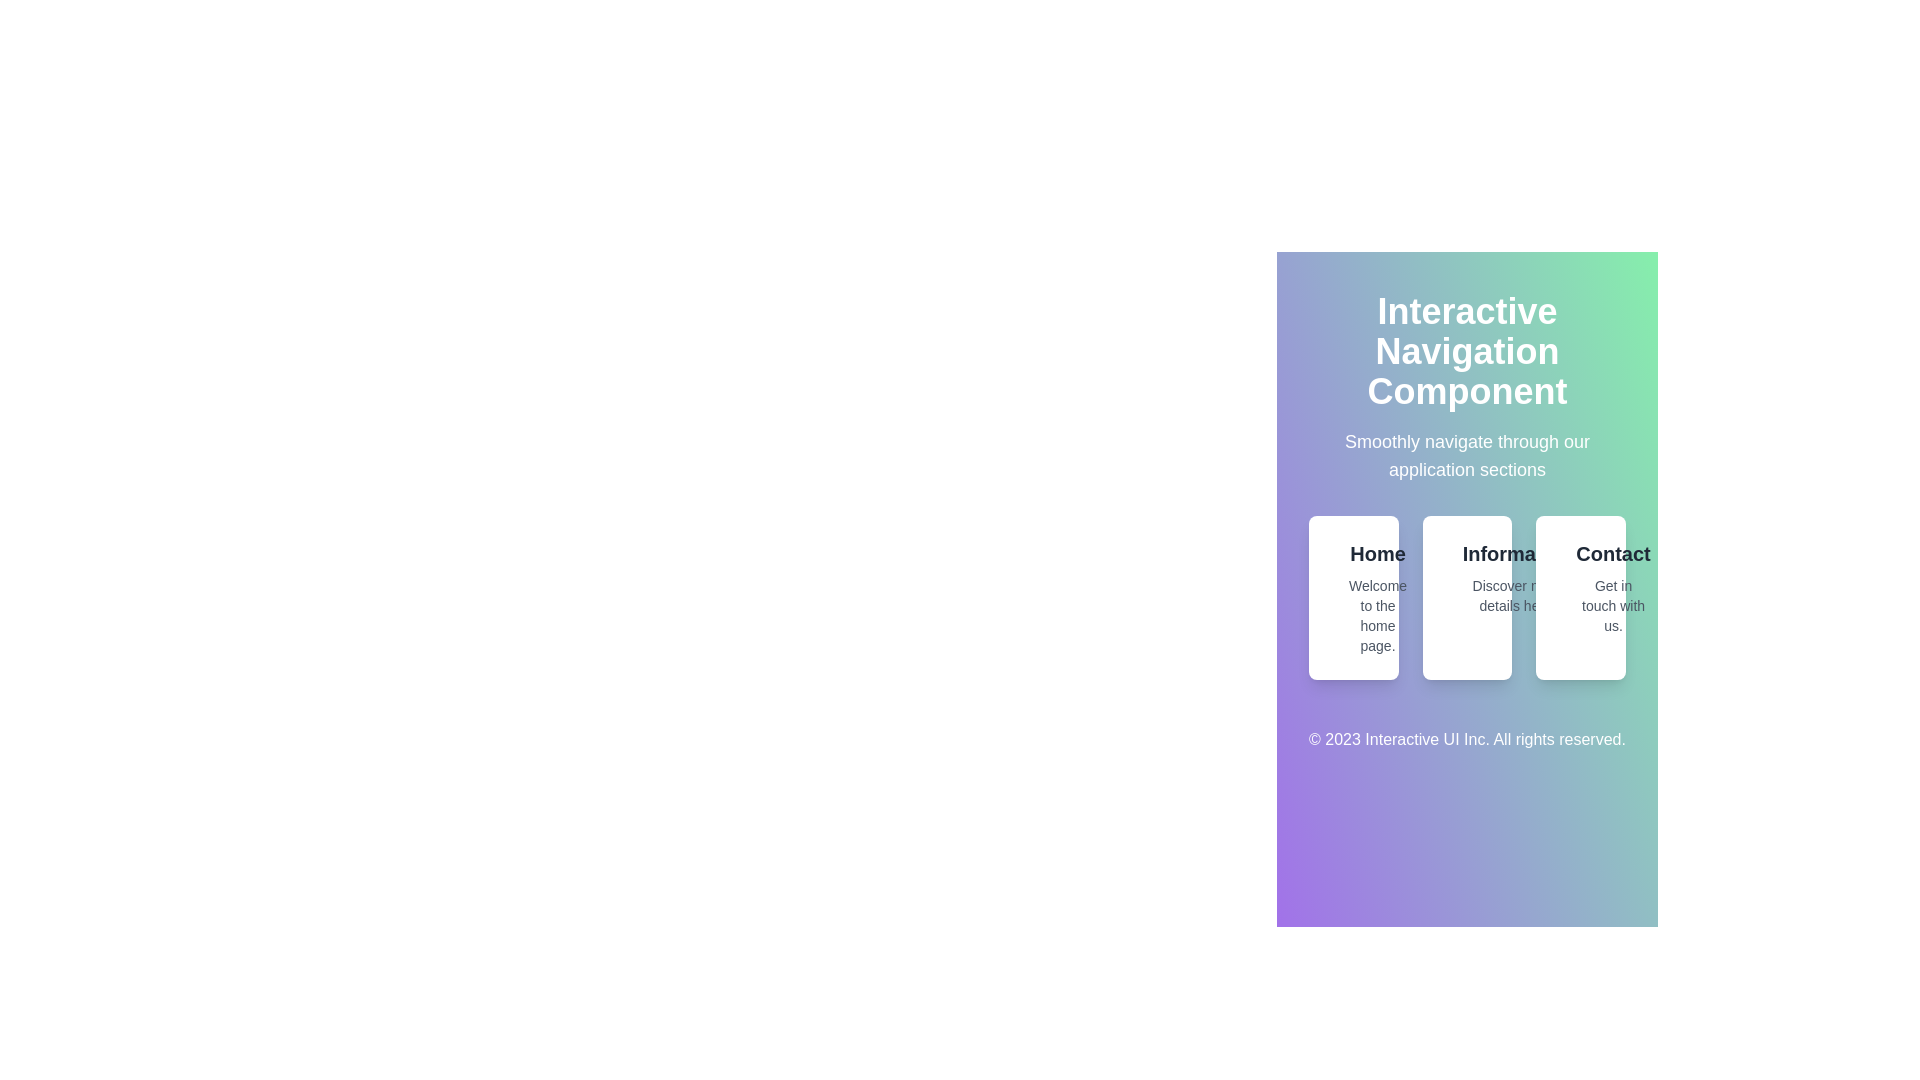 The width and height of the screenshot is (1920, 1080). What do you see at coordinates (1613, 586) in the screenshot?
I see `the Text element that serves as a navigation card directing users to the contact section or page, positioned as the third card in a horizontal group next to 'Home' and 'Information'` at bounding box center [1613, 586].